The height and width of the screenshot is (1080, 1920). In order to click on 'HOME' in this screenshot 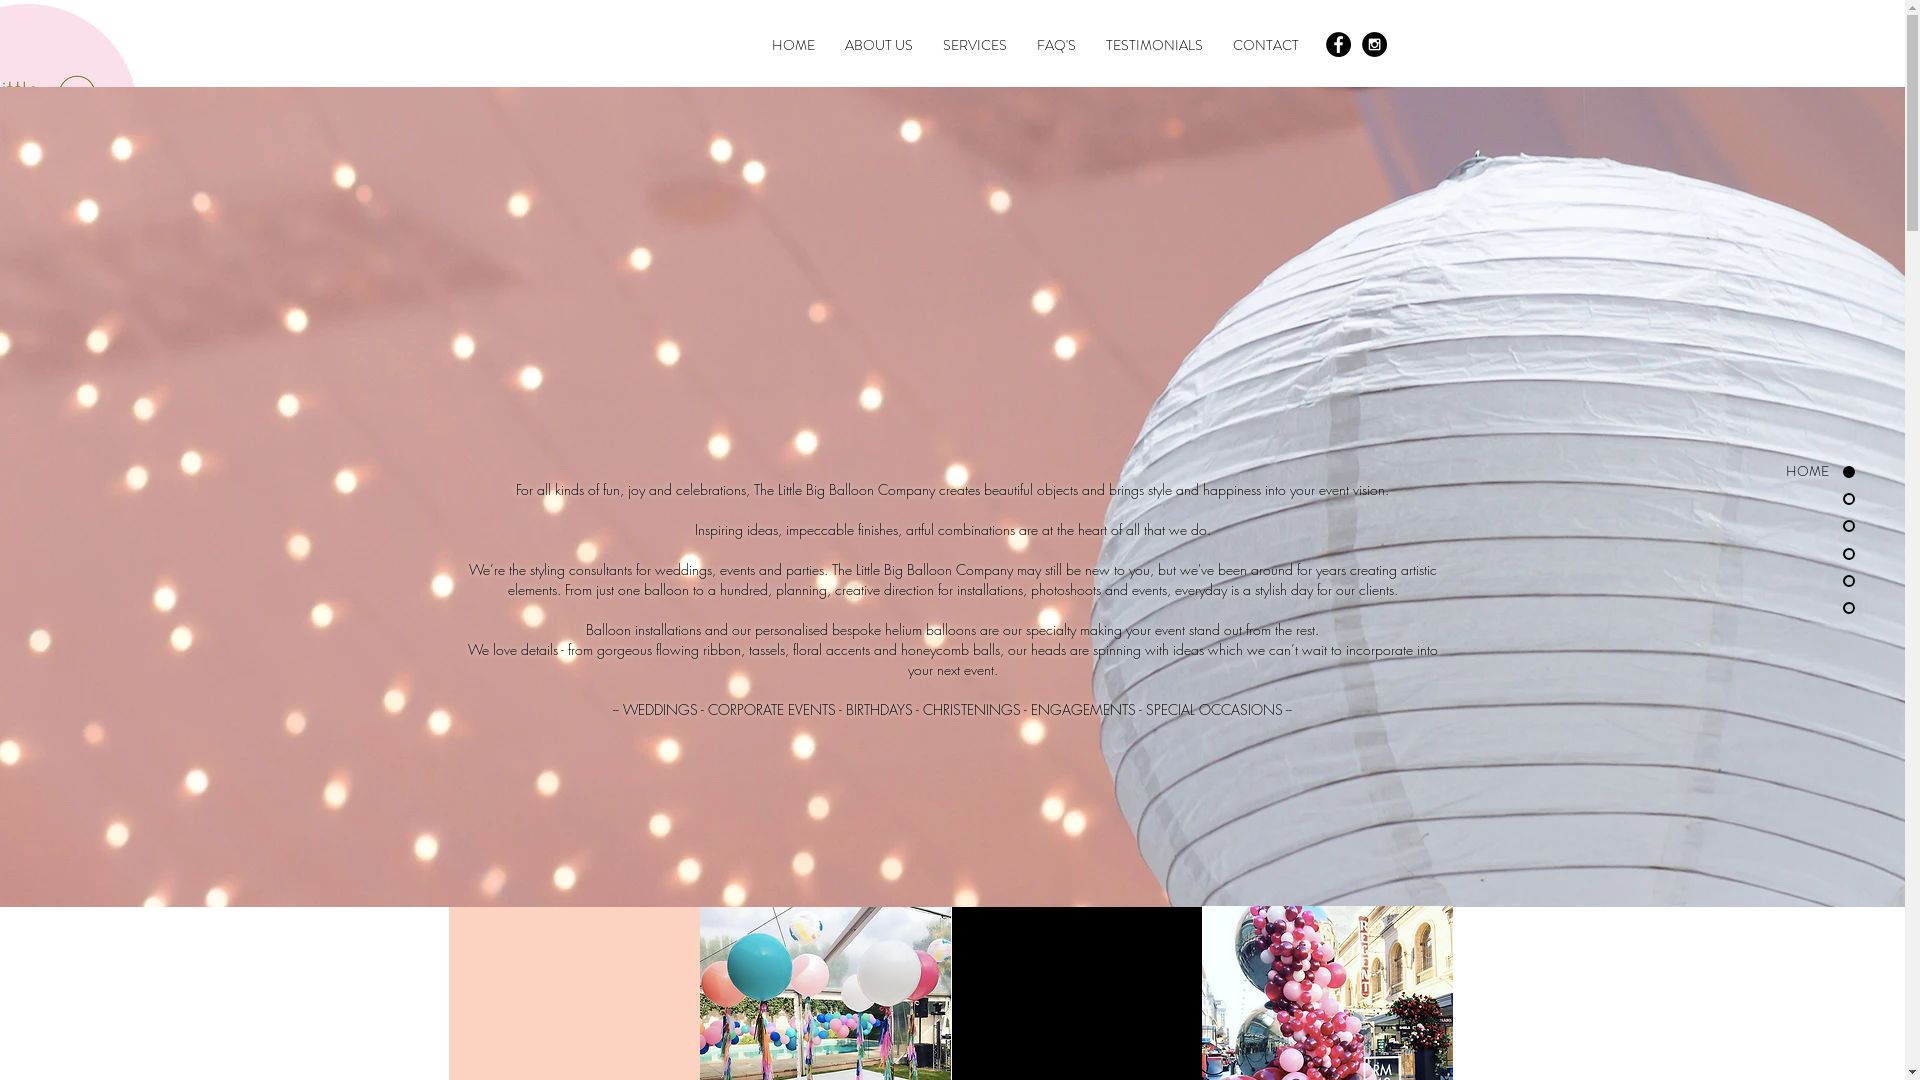, I will do `click(1744, 471)`.